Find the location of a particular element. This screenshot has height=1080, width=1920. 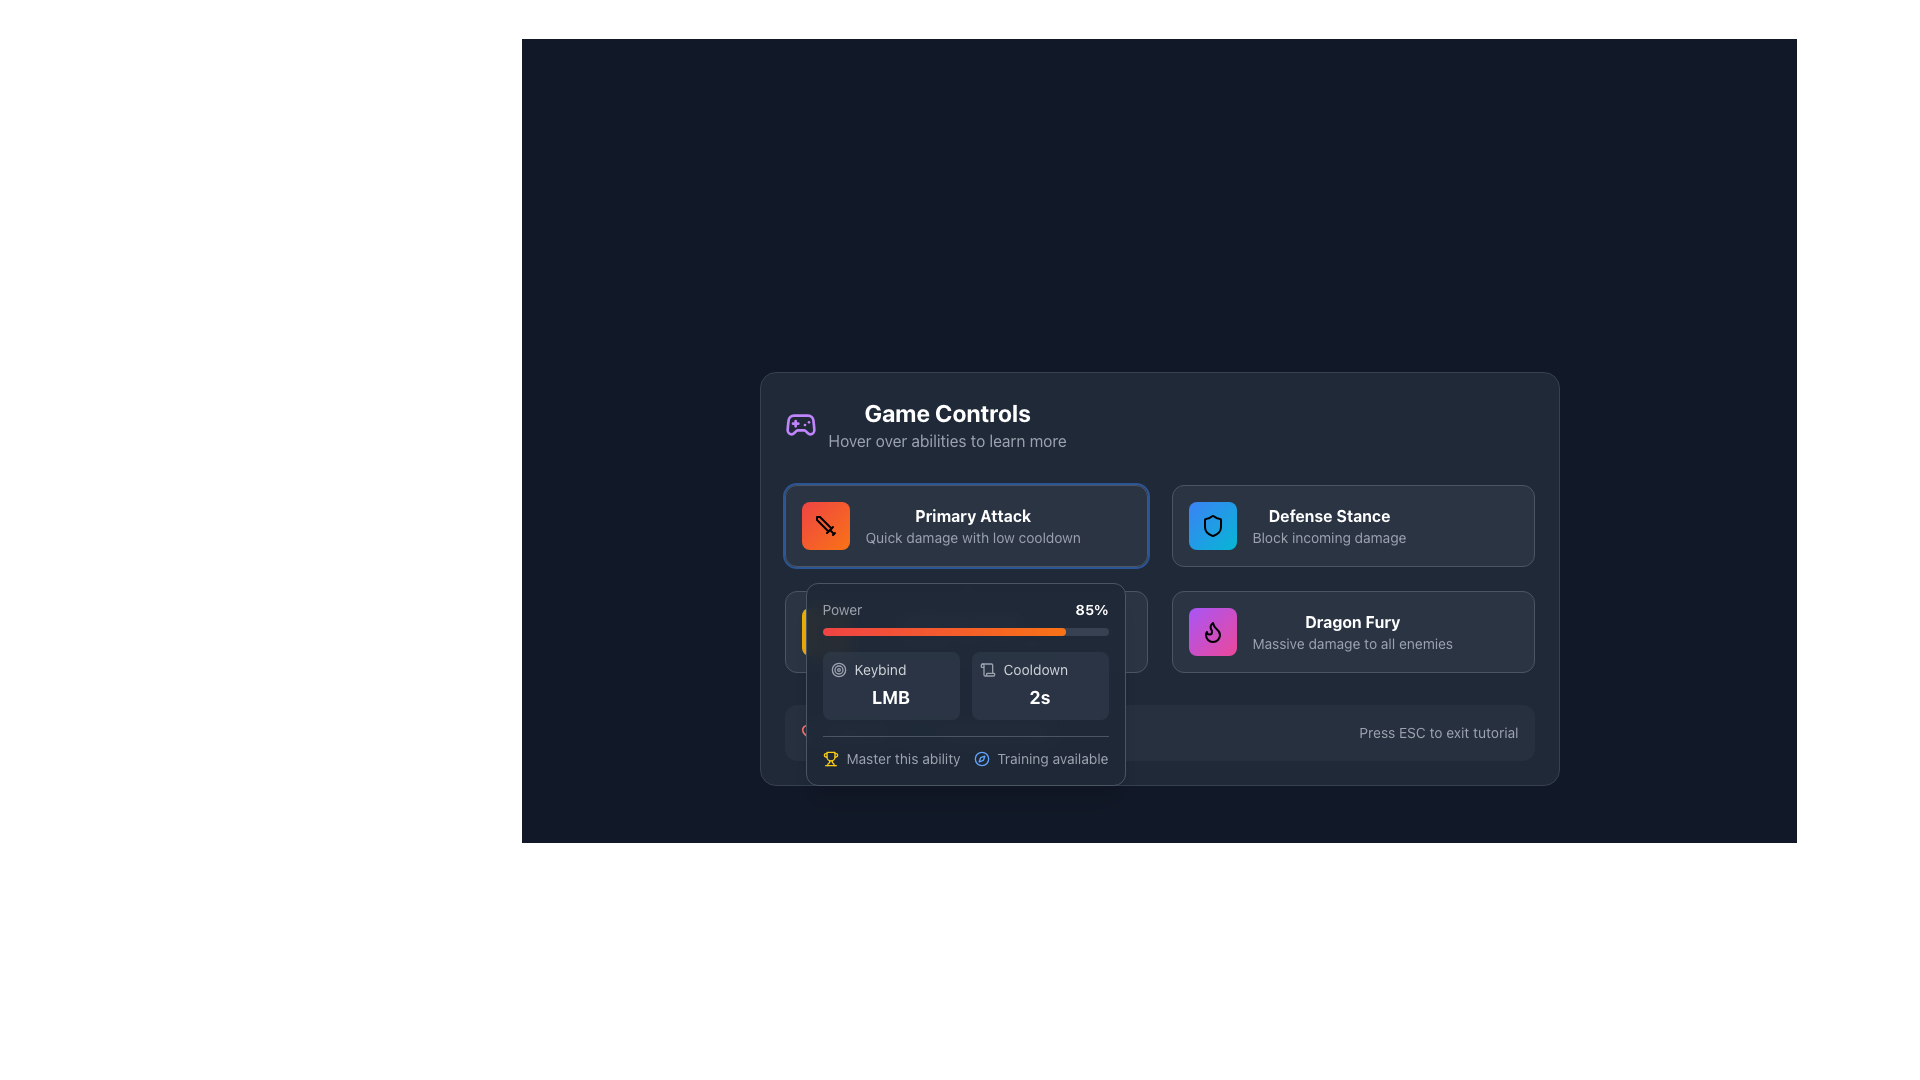

the percentage indicator of the Progress bar located at the top of the card-like structure to understand the level of power is located at coordinates (965, 616).